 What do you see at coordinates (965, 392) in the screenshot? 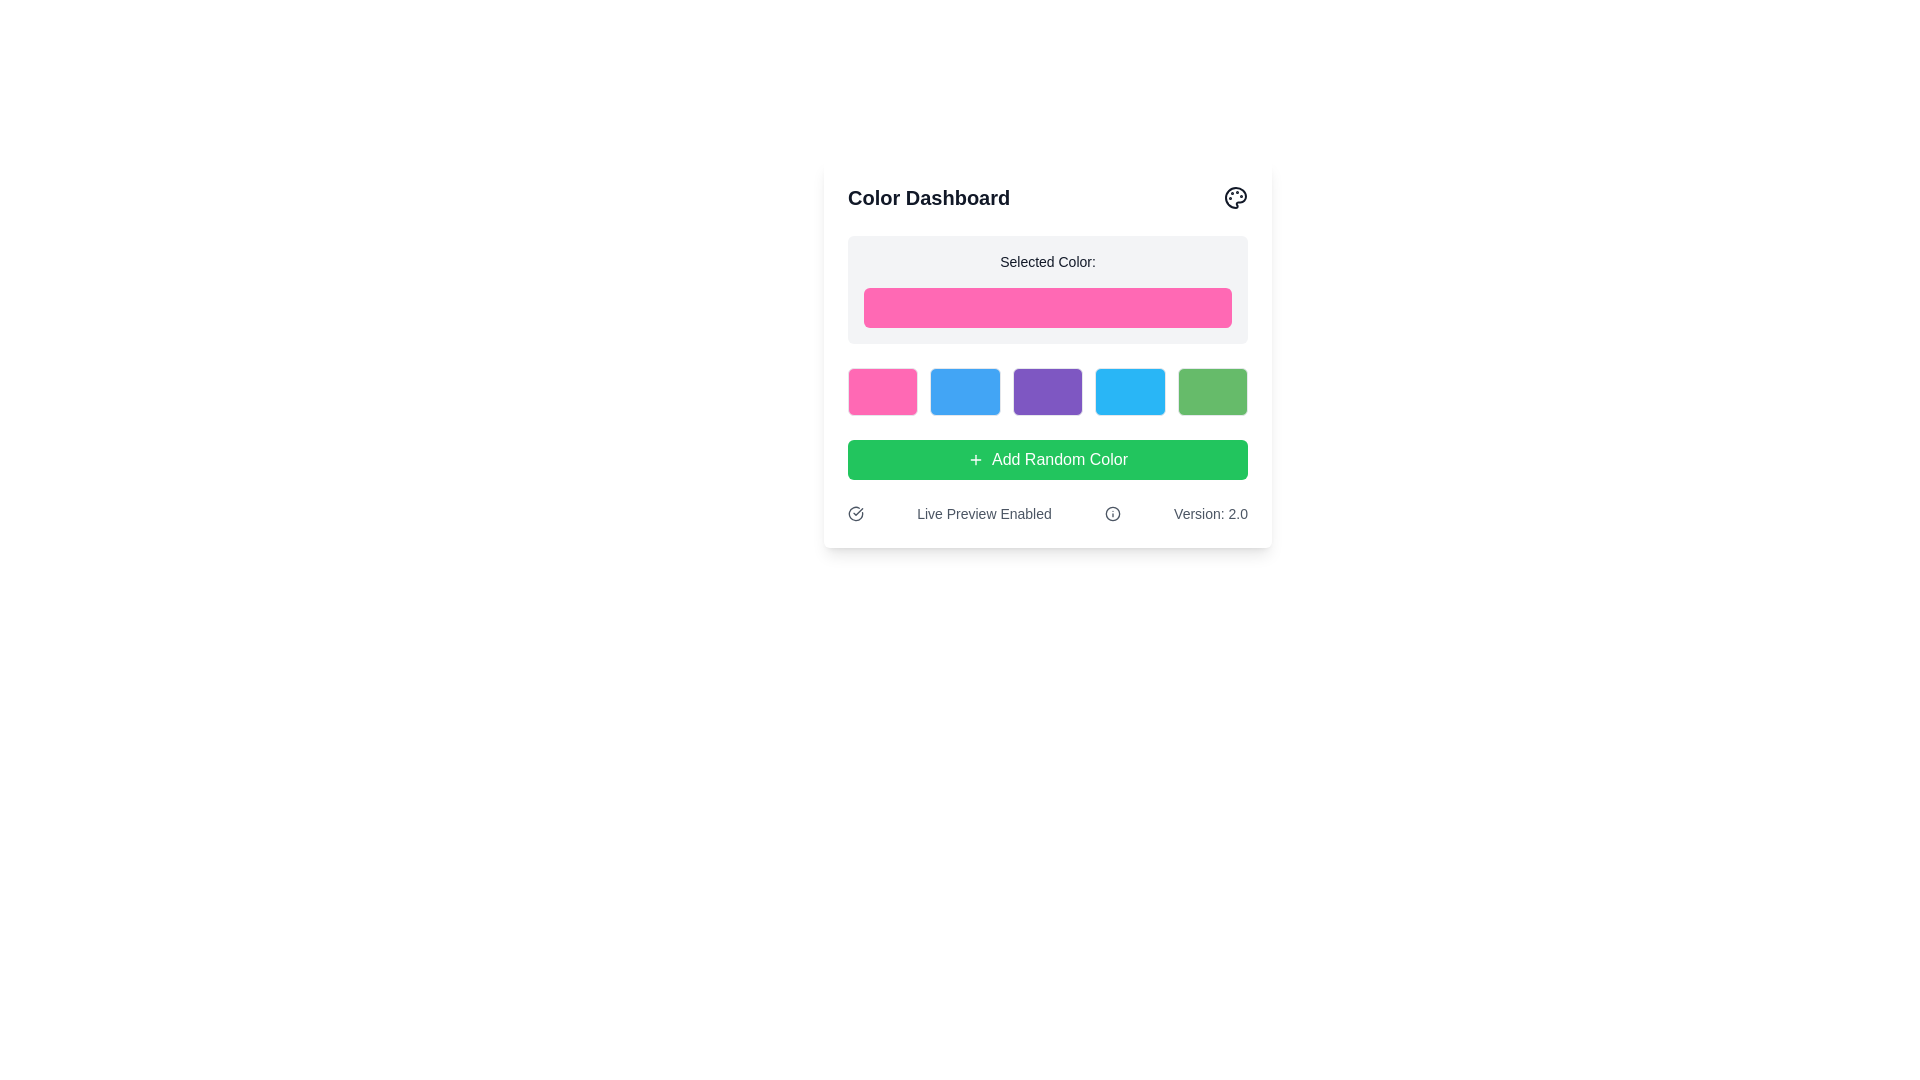
I see `the color selection button located as the second block in a grid layout, positioned between a pink block on the left and a purple block on the right` at bounding box center [965, 392].